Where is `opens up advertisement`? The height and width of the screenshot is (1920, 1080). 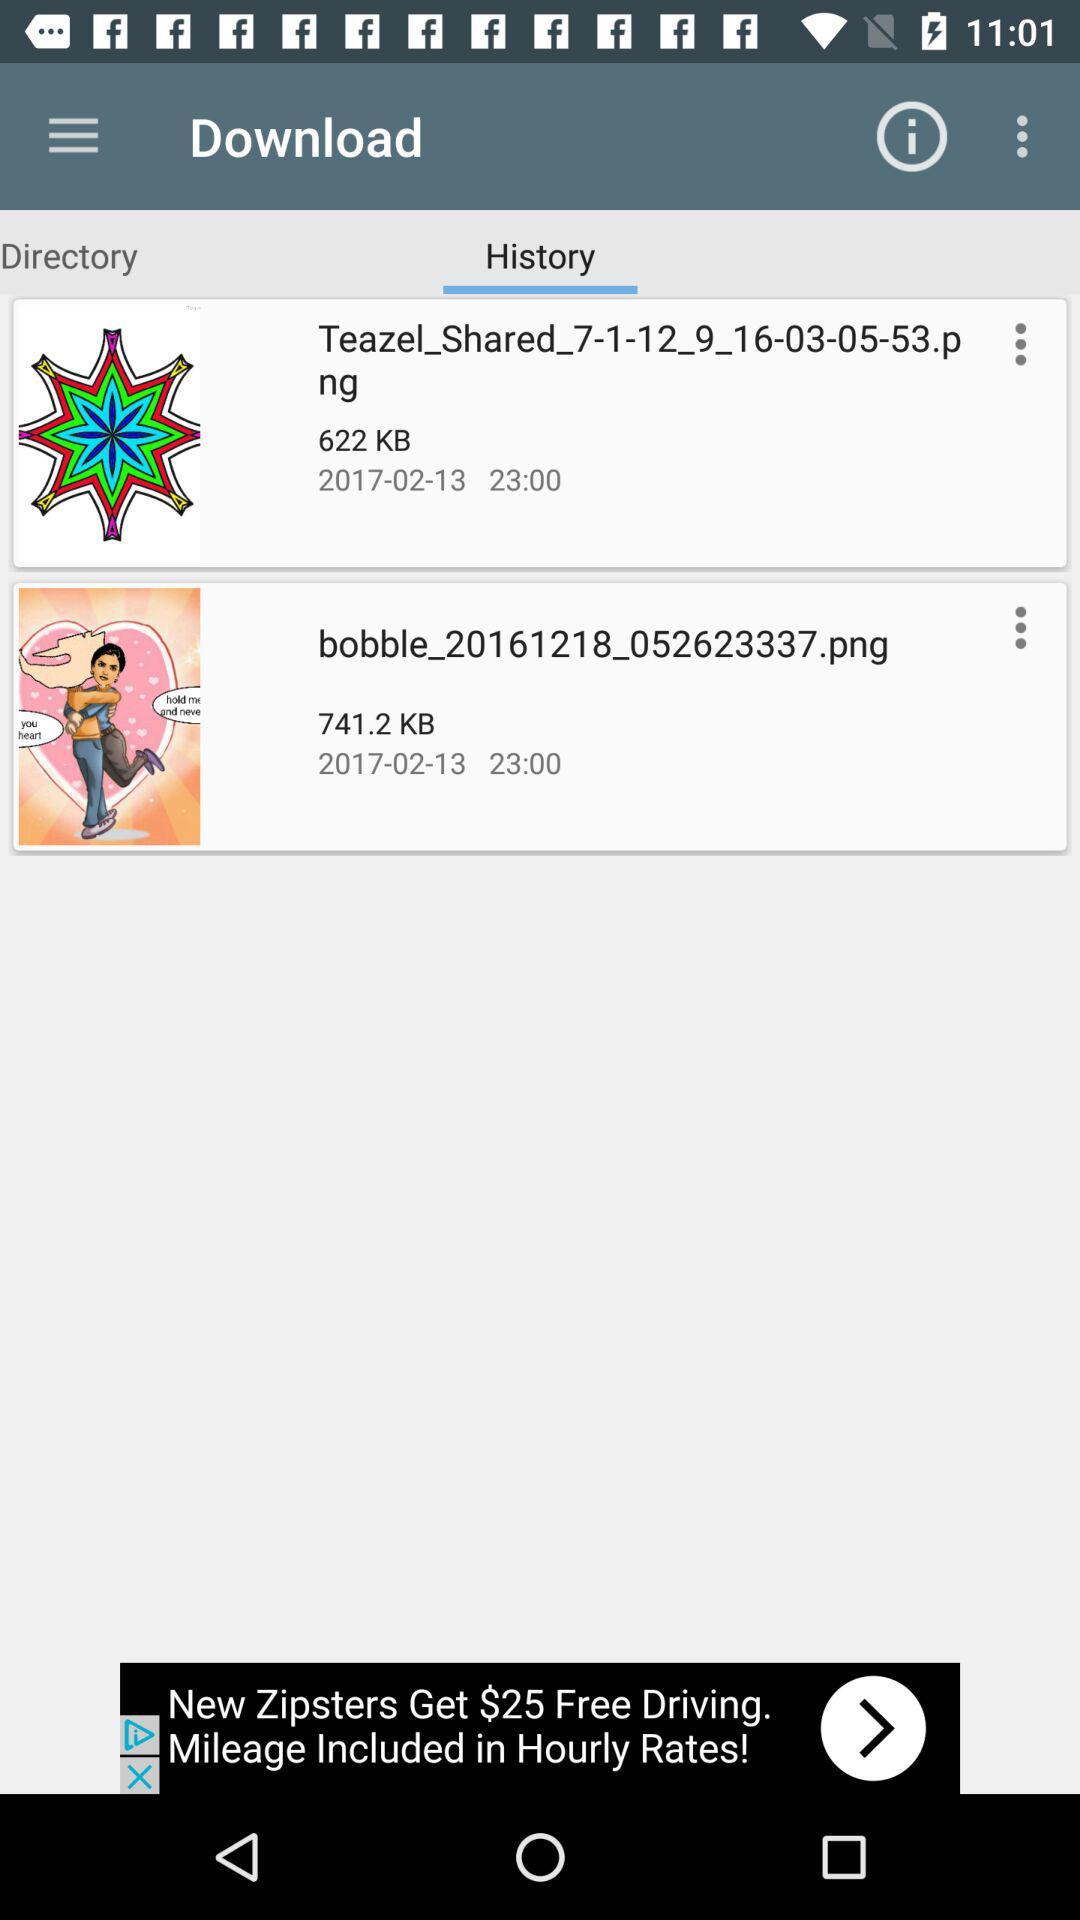 opens up advertisement is located at coordinates (540, 1727).